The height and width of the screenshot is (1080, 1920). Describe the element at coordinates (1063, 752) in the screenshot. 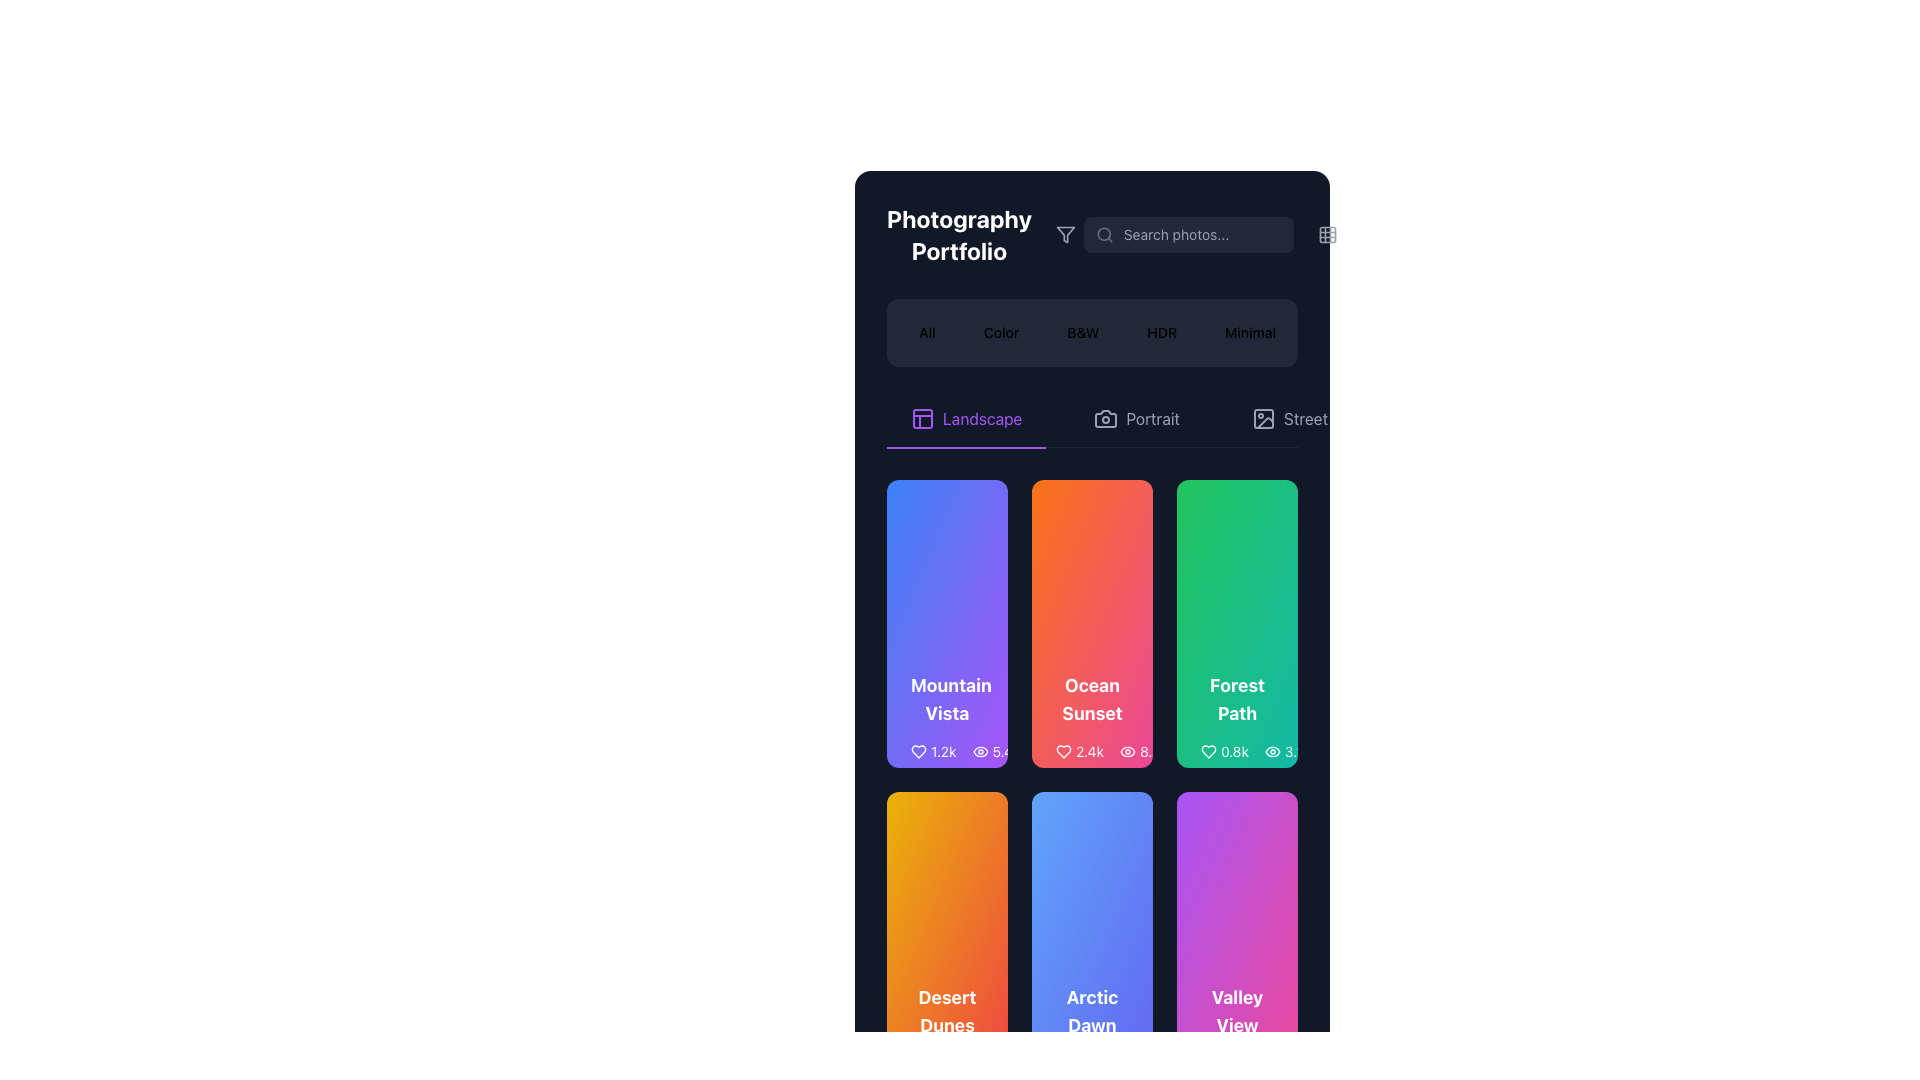

I see `the heart-shaped icon representing 'like' or 'favorite' action located at the bottom segment of the 'Ocean Sunset' card` at that location.